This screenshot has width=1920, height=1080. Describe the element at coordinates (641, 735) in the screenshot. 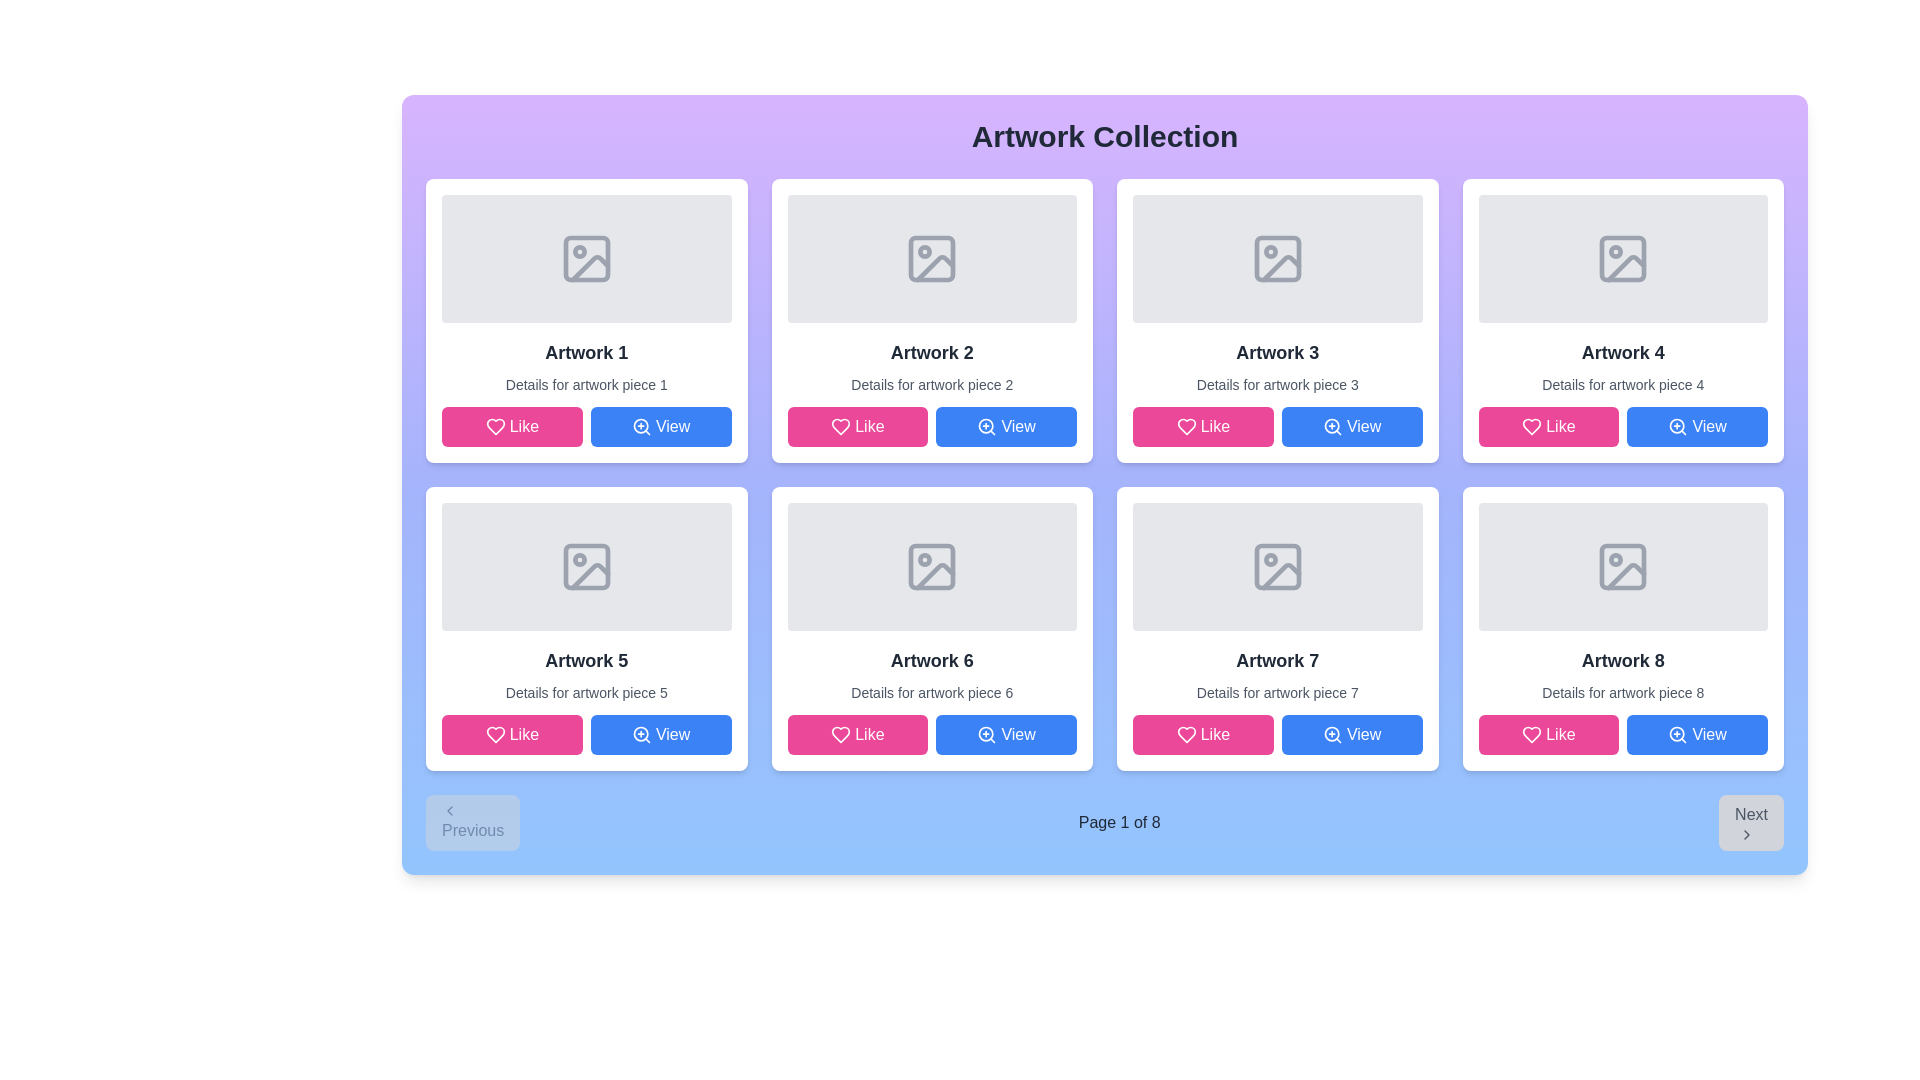

I see `the magnifying glass icon with a plus sign embedded inside the blue 'View' button for 'Artwork 5' located in the lower-right side of the card` at that location.